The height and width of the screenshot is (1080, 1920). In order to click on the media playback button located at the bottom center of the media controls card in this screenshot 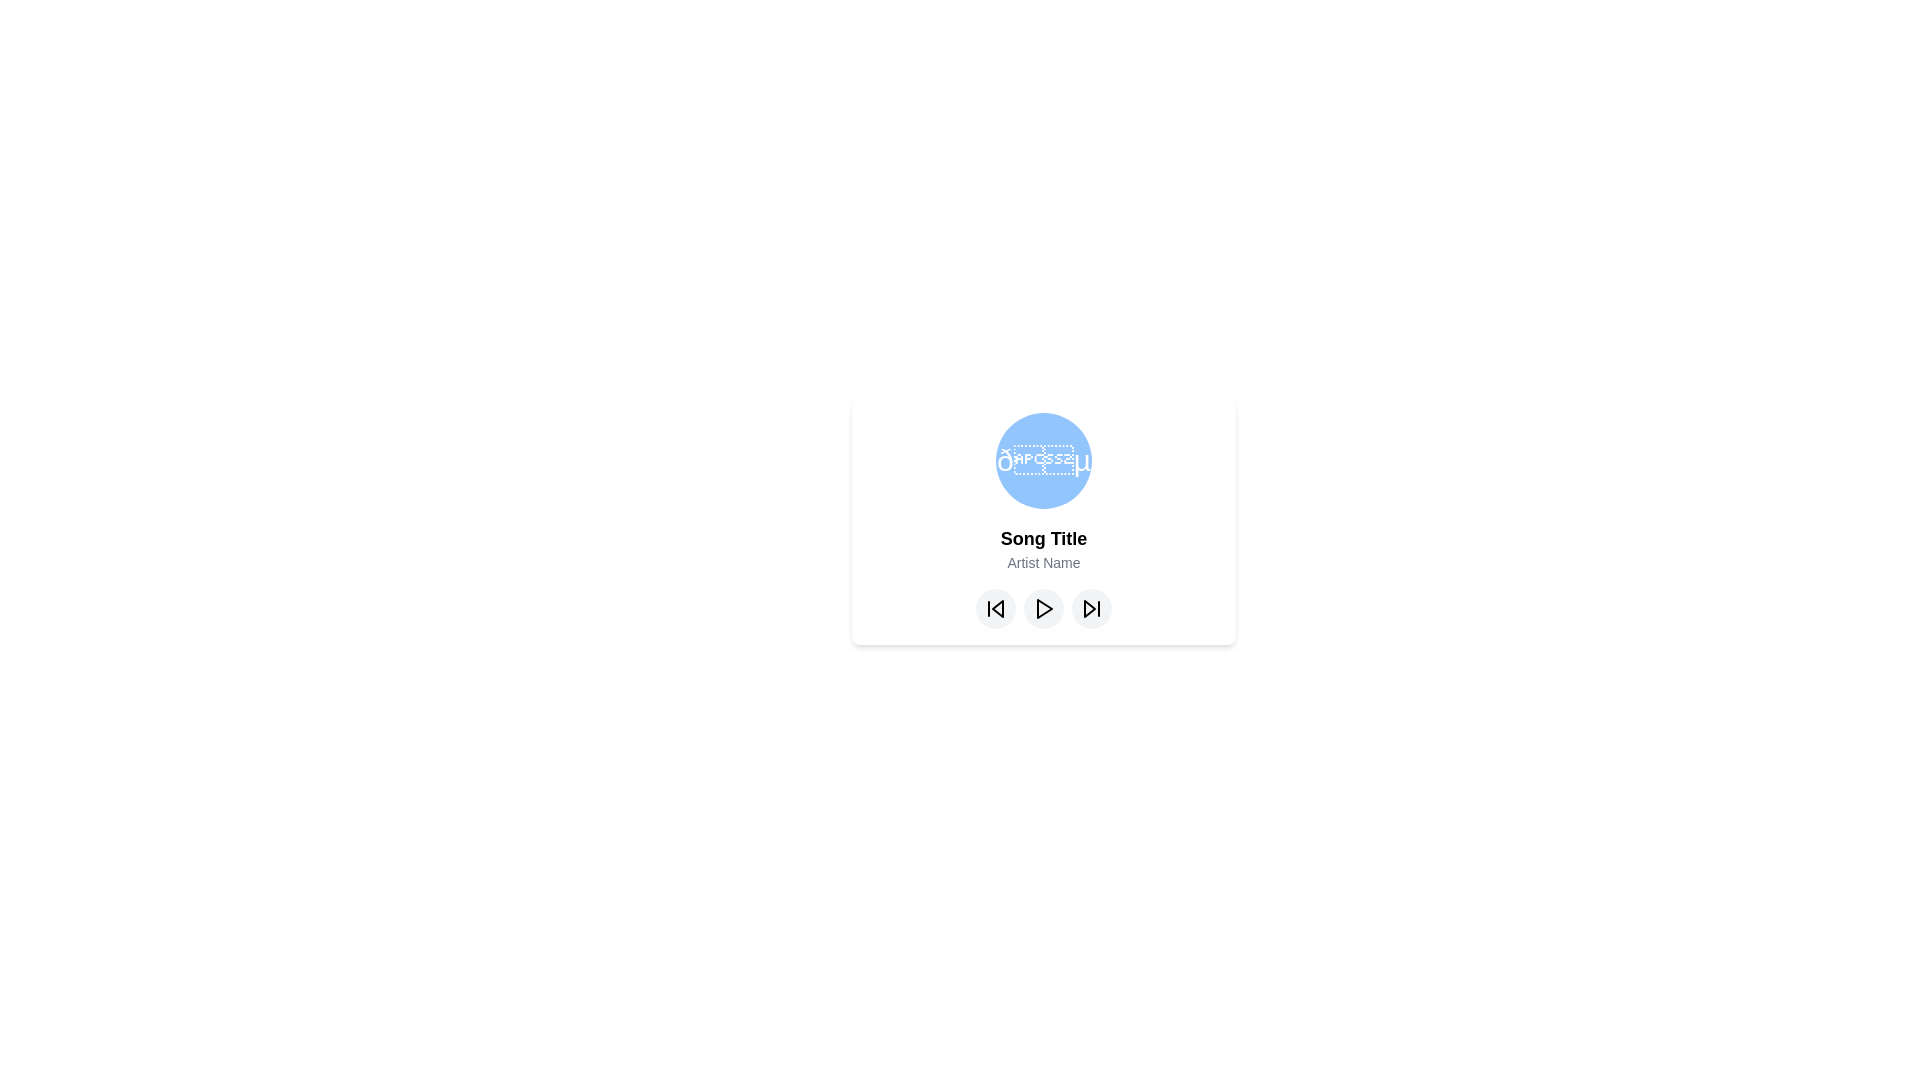, I will do `click(1044, 608)`.